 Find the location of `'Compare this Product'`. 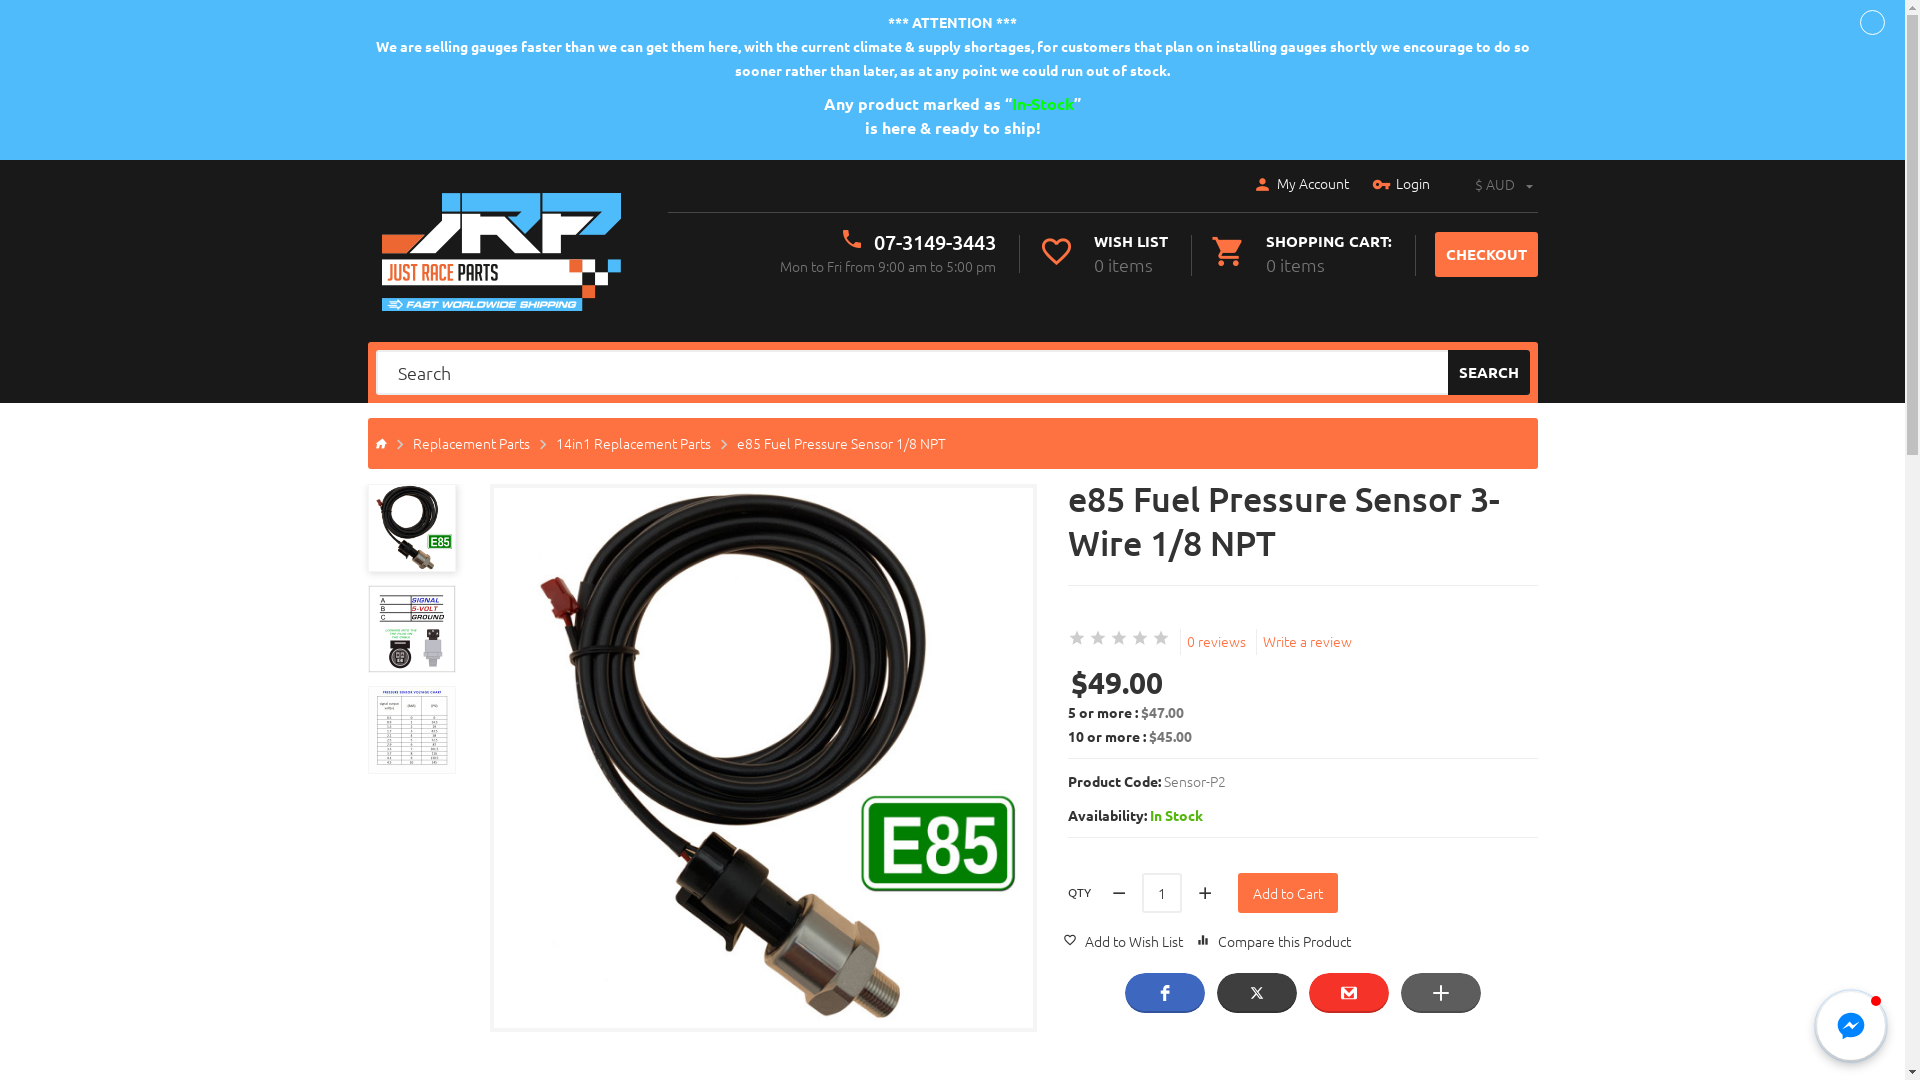

'Compare this Product' is located at coordinates (1272, 940).